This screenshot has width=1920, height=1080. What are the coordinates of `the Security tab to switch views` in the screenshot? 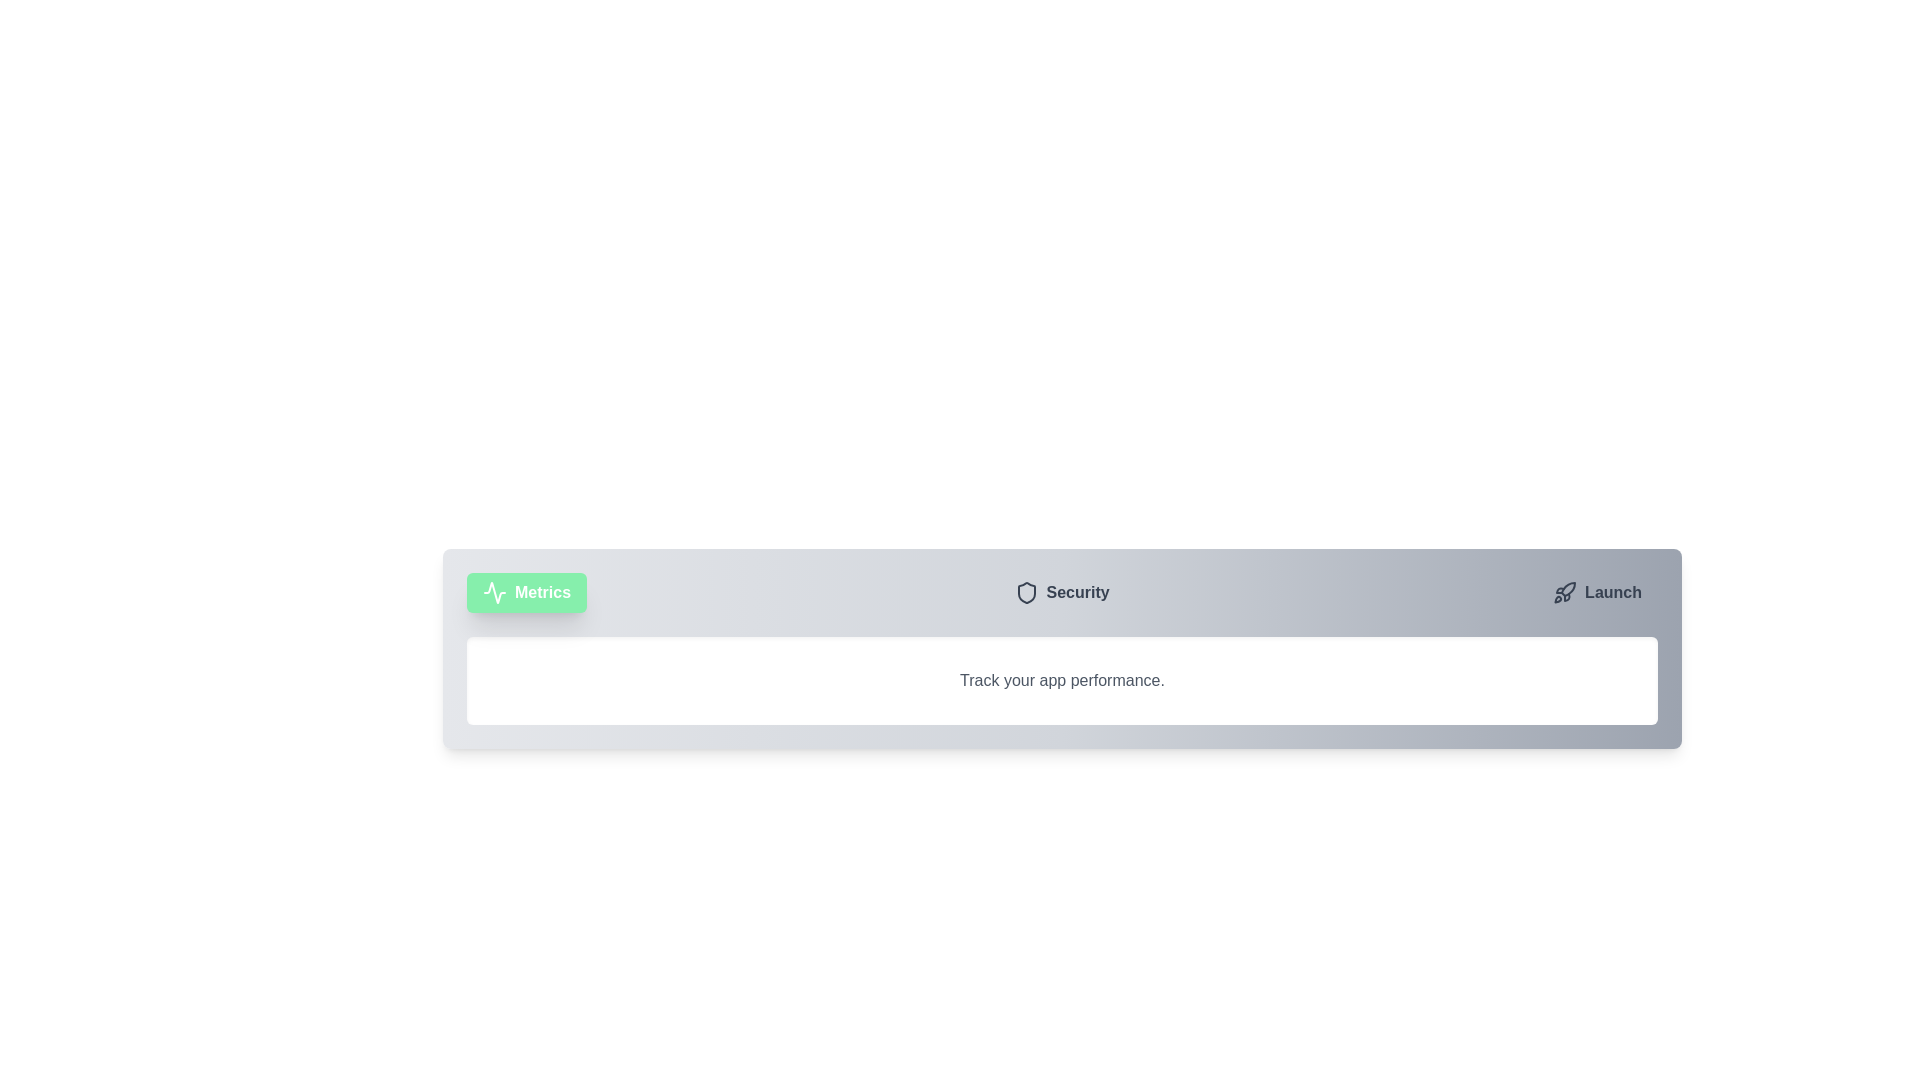 It's located at (1060, 592).